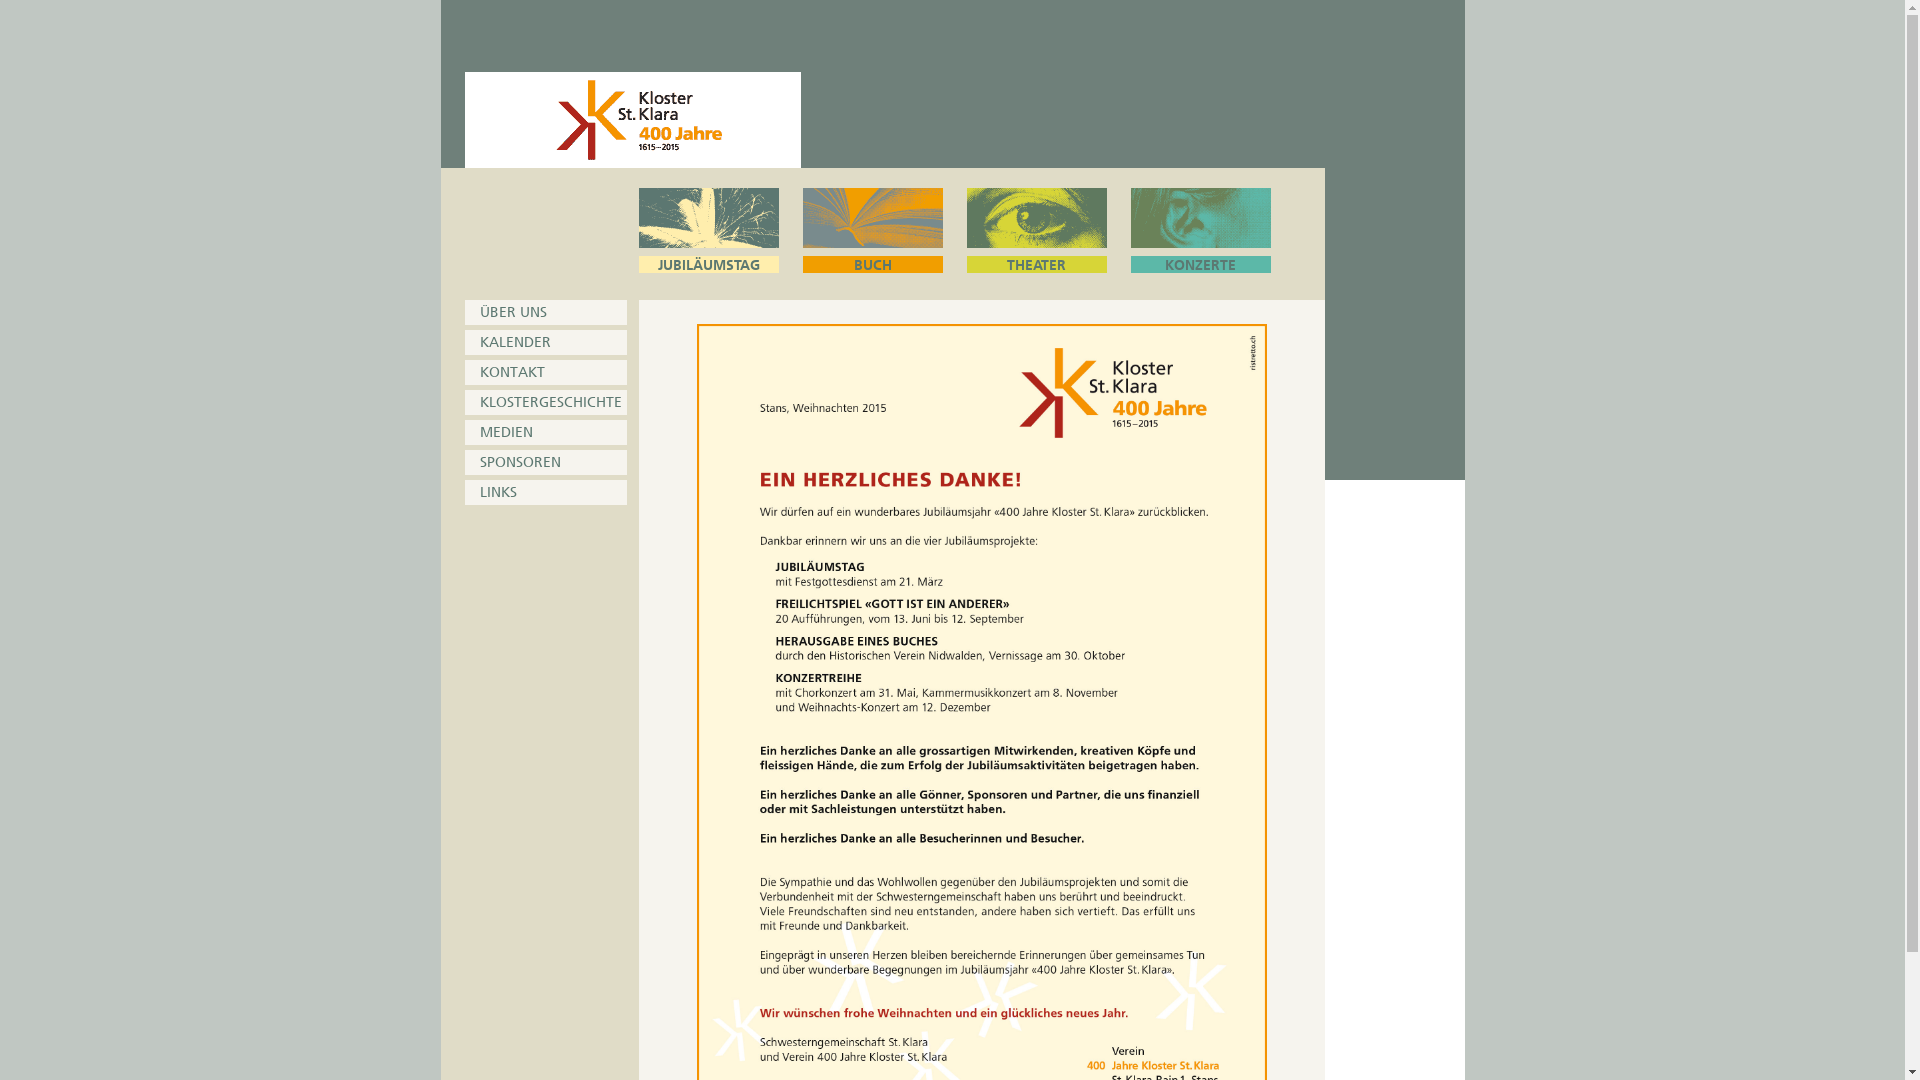 Image resolution: width=1920 pixels, height=1080 pixels. Describe the element at coordinates (1036, 229) in the screenshot. I see `'THEATER'` at that location.